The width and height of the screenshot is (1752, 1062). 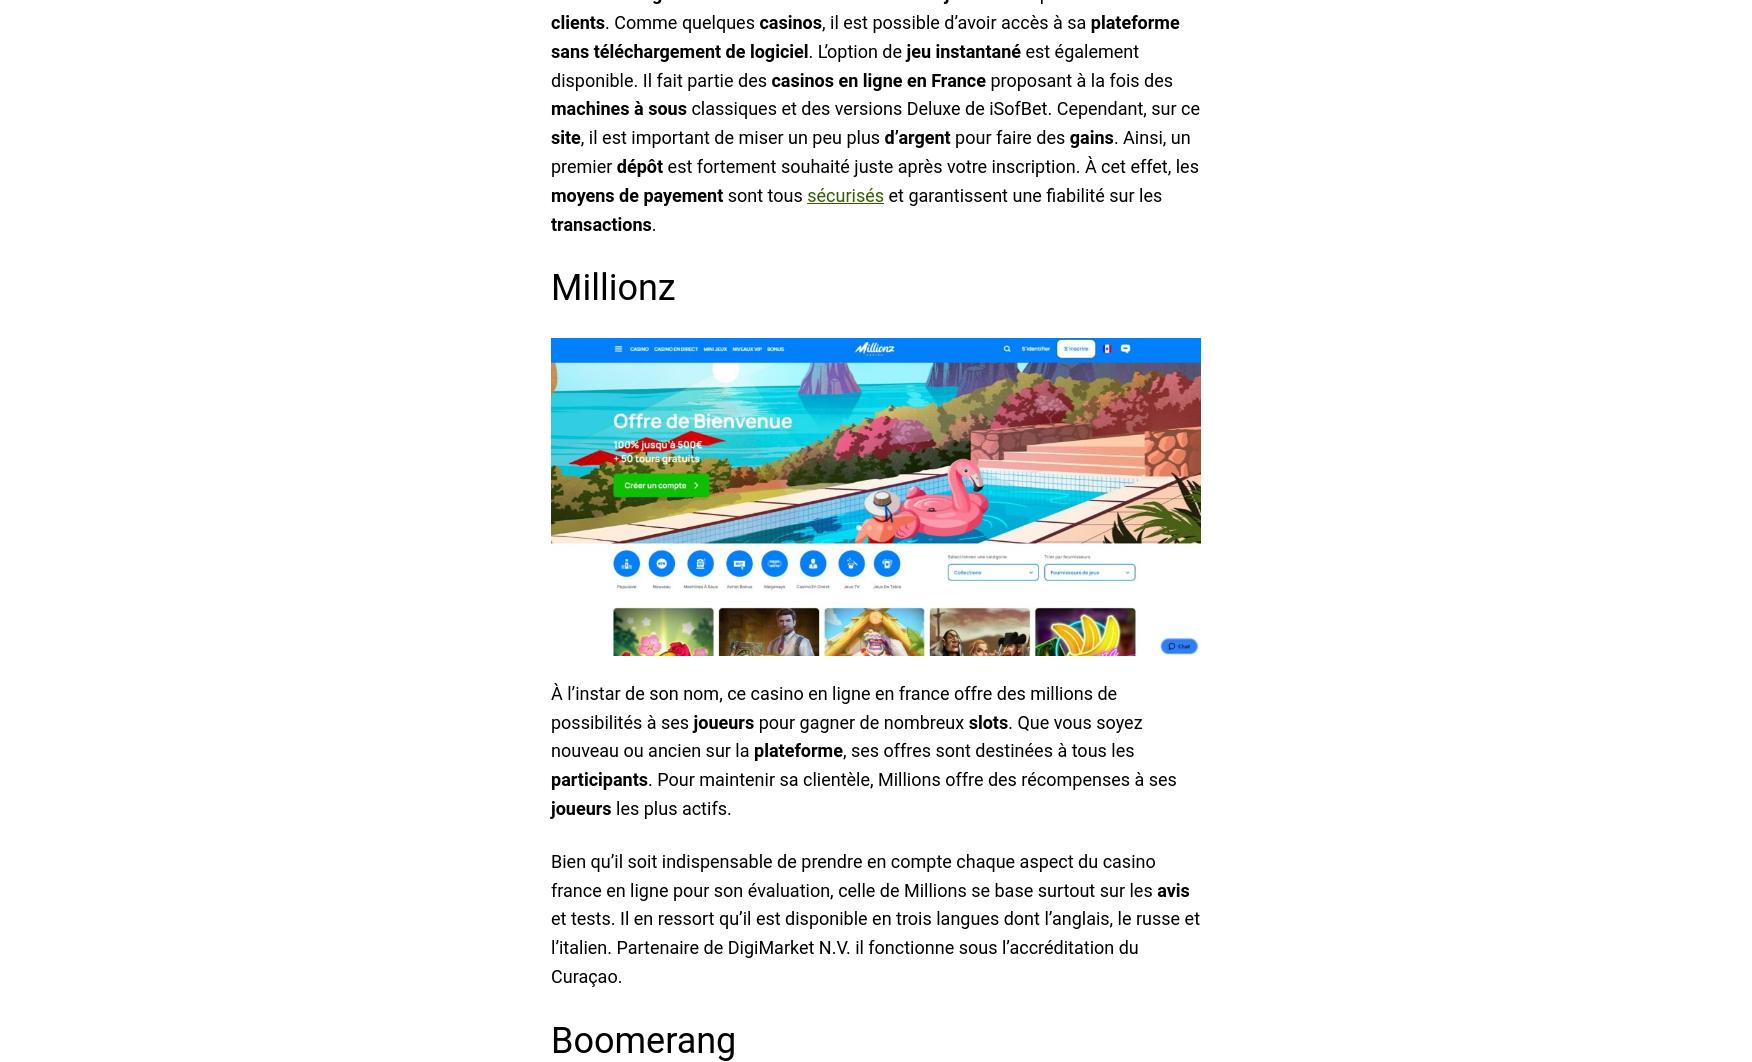 What do you see at coordinates (1022, 194) in the screenshot?
I see `'et garantissent une fiabilité sur les'` at bounding box center [1022, 194].